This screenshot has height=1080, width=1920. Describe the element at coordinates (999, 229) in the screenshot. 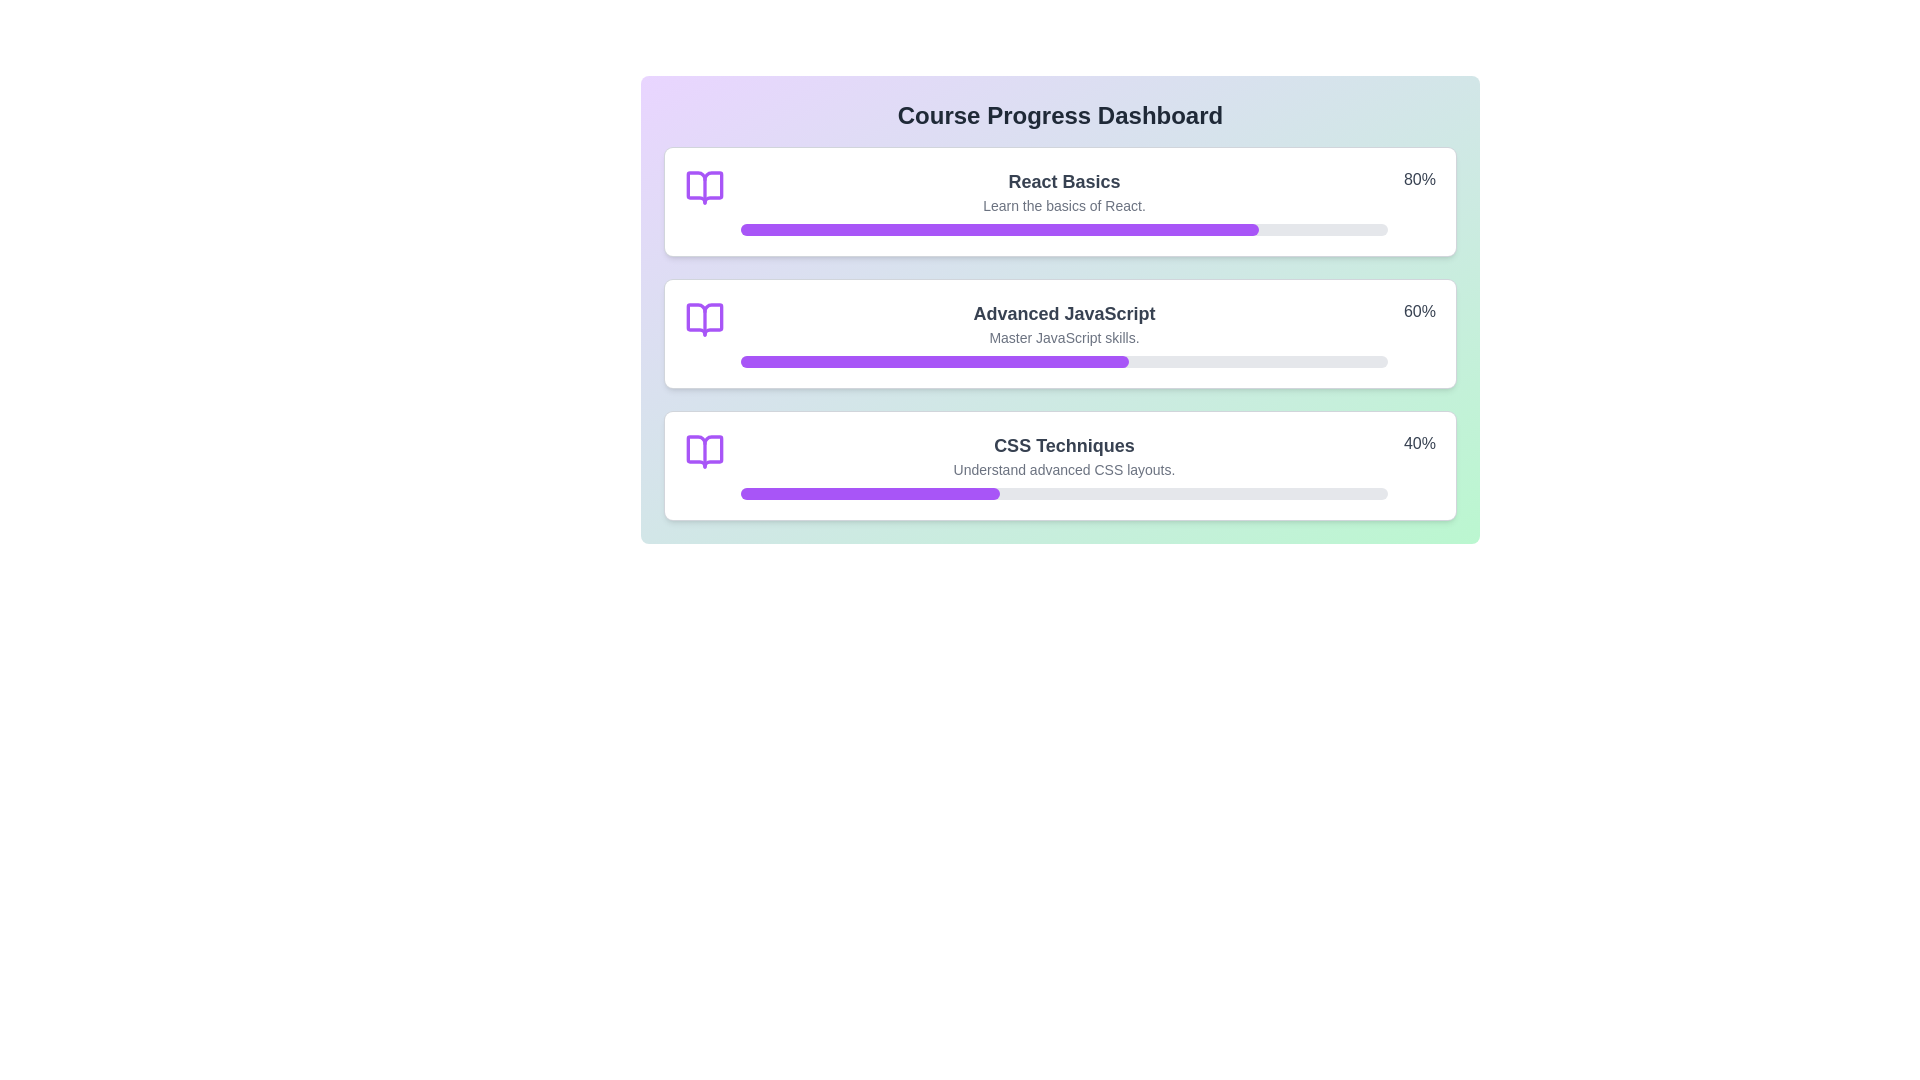

I see `the progress level of the purple progress bar located under the 'React Basics' course title in the Course Progress Dashboard` at that location.